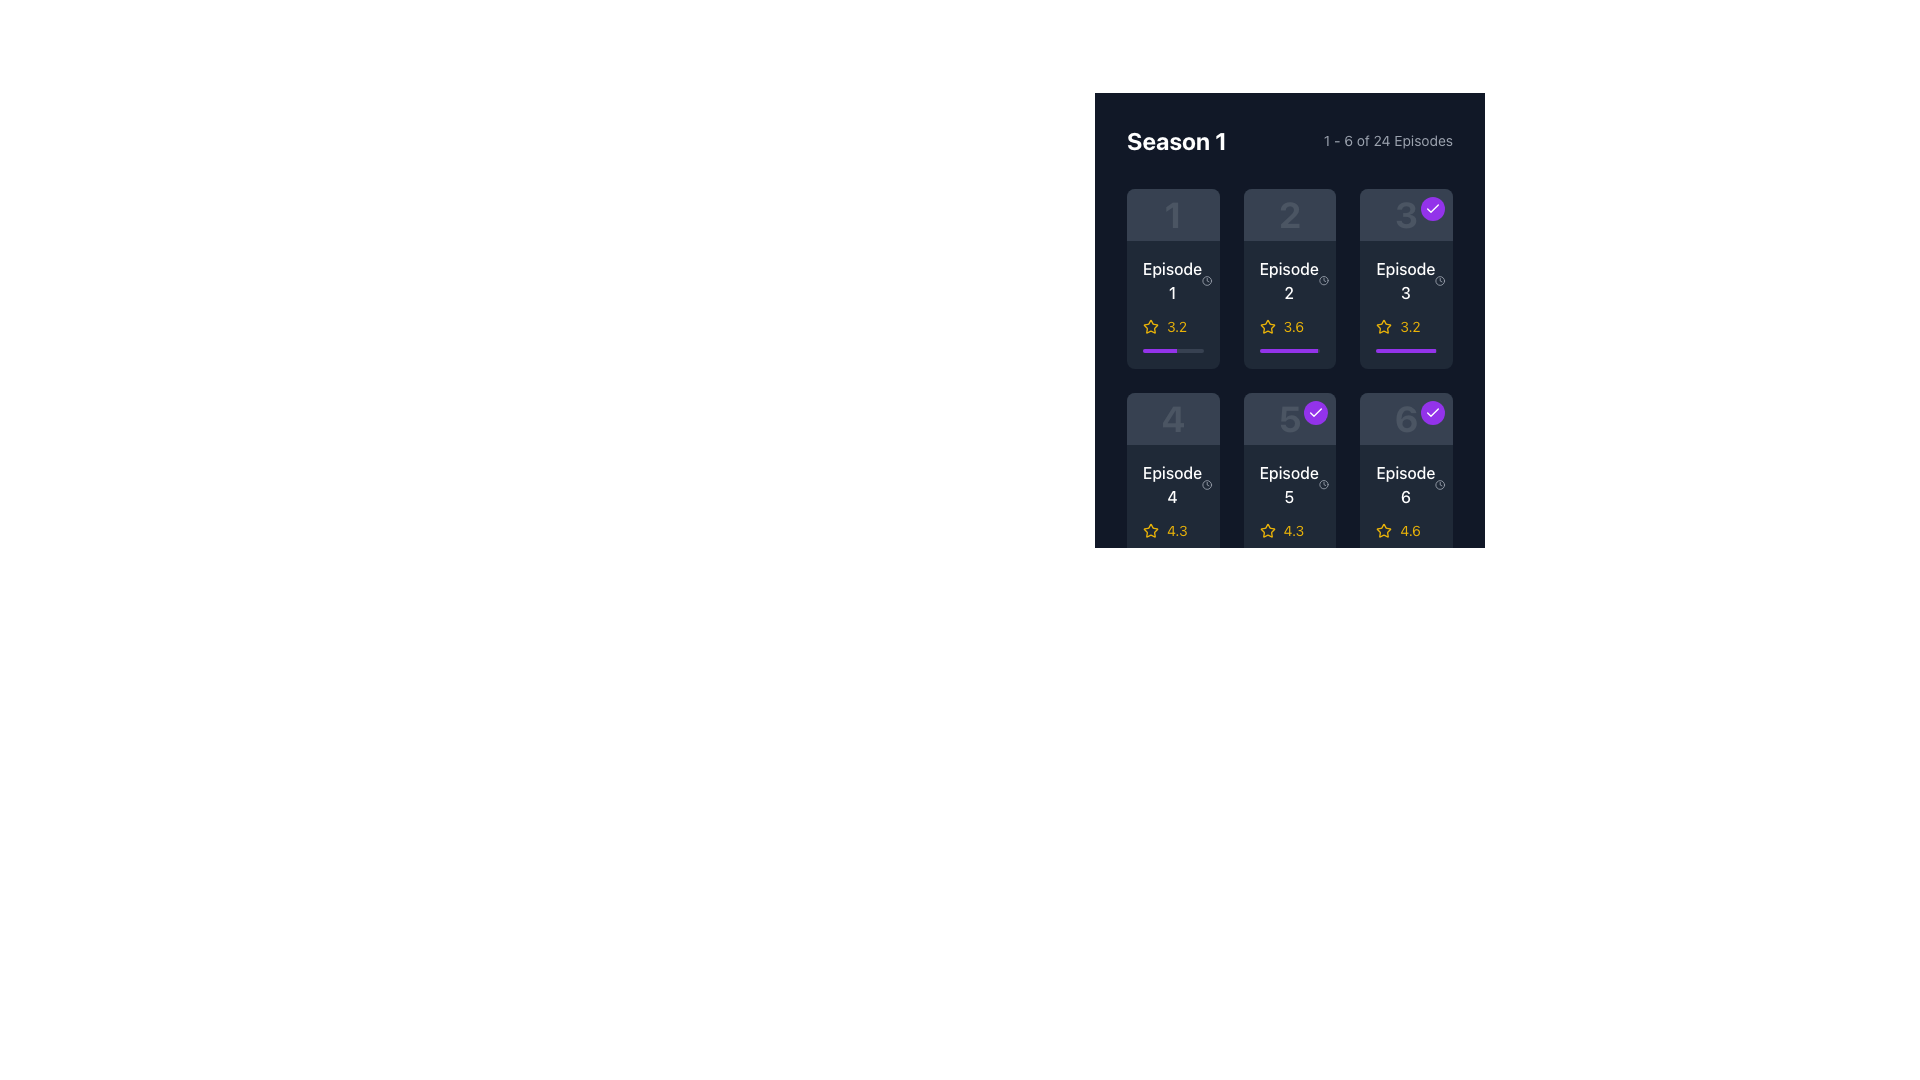  Describe the element at coordinates (1405, 326) in the screenshot. I see `the Rating indicator for Episode 3, which consists of a yellow outlined star icon and a numerical rating of '3.2' in yellow text beside it, positioned below the episode title and runtime` at that location.